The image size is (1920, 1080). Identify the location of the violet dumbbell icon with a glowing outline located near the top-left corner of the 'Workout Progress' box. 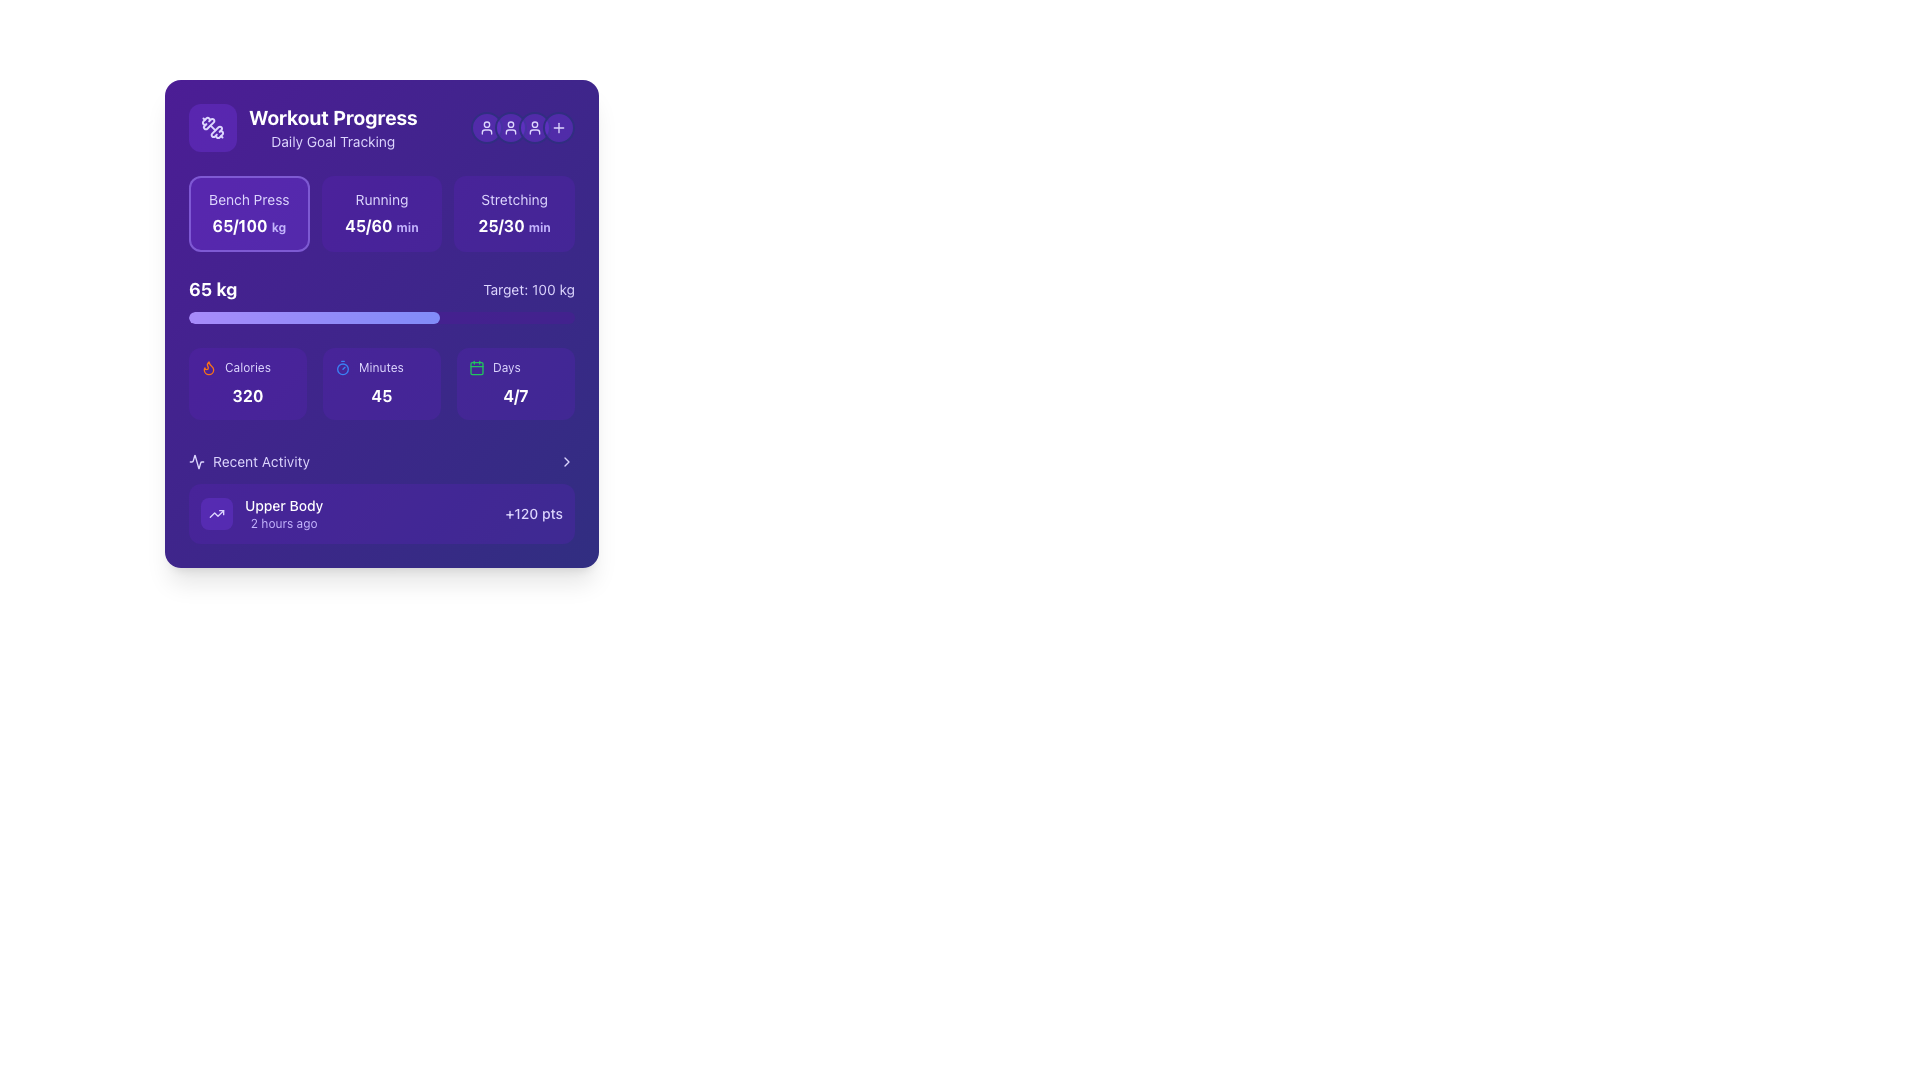
(212, 127).